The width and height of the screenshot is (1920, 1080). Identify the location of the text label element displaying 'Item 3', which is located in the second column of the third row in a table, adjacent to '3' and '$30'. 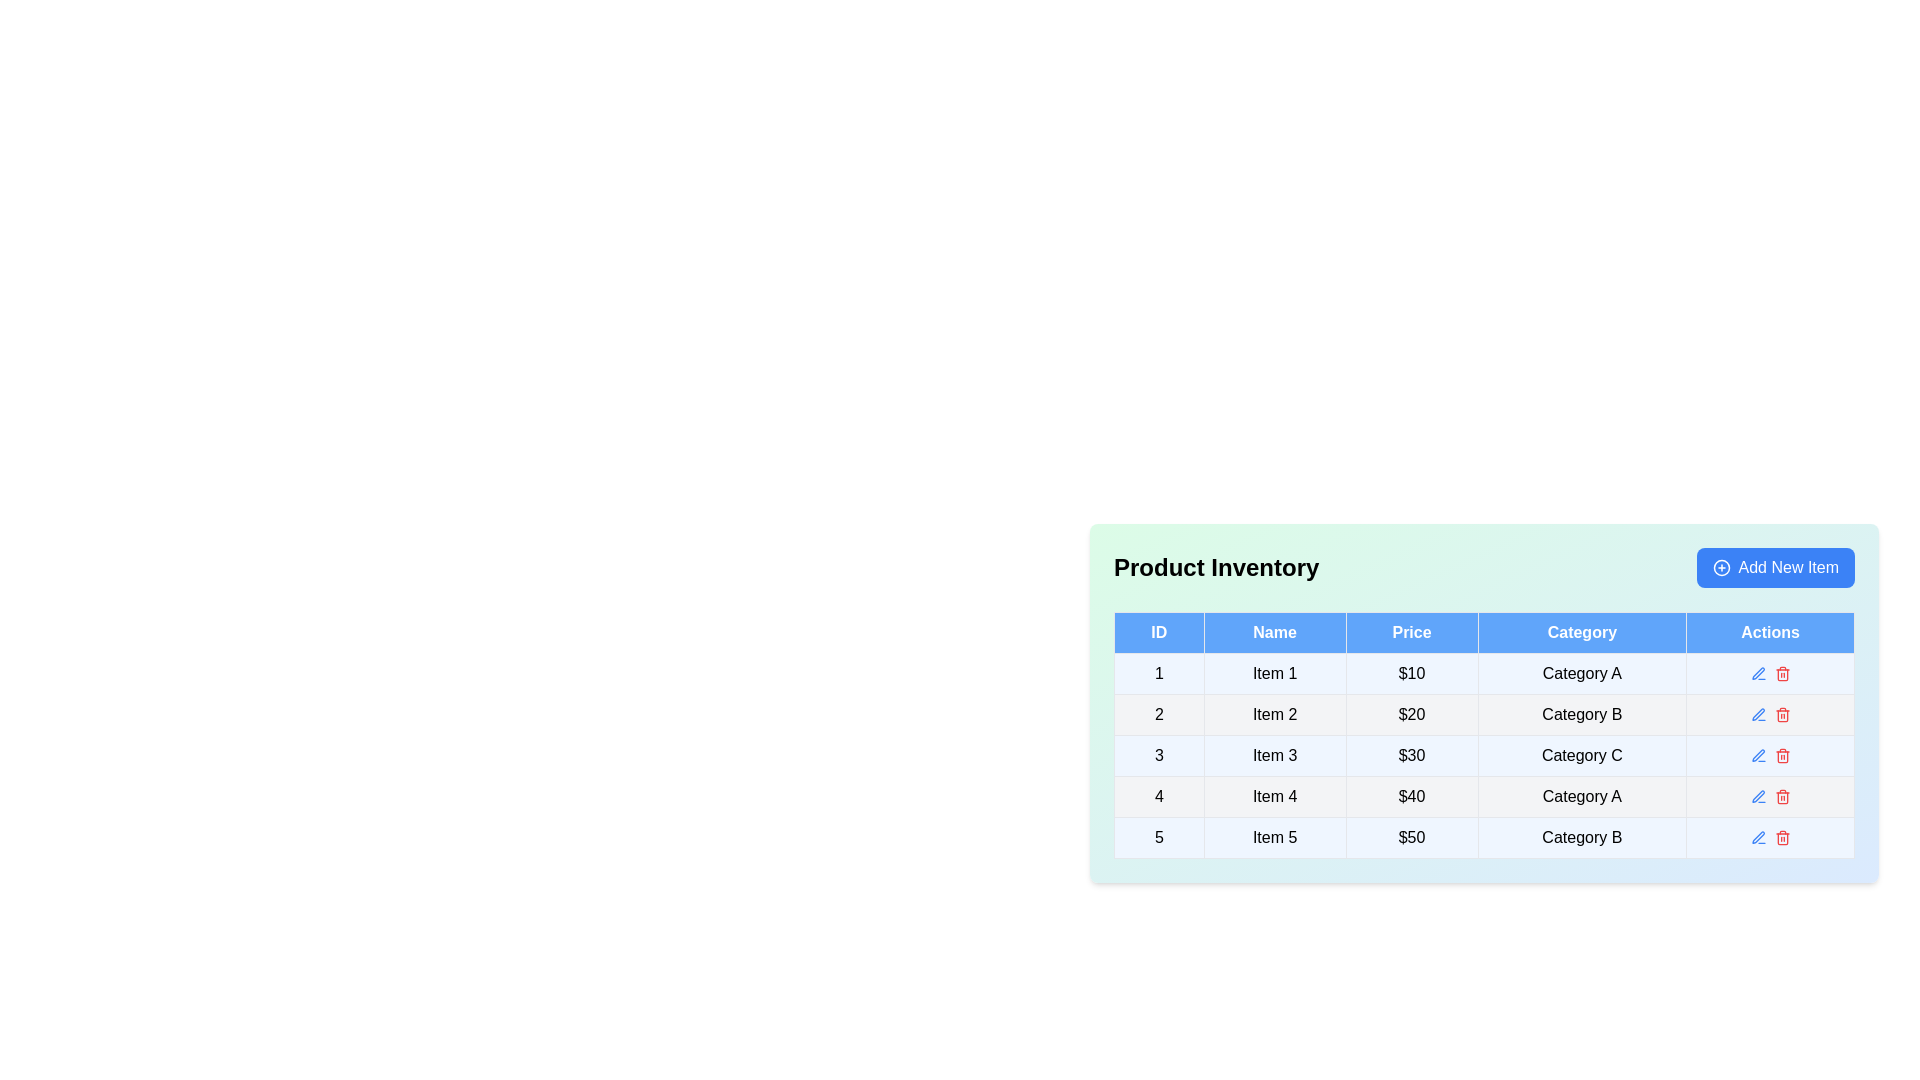
(1274, 756).